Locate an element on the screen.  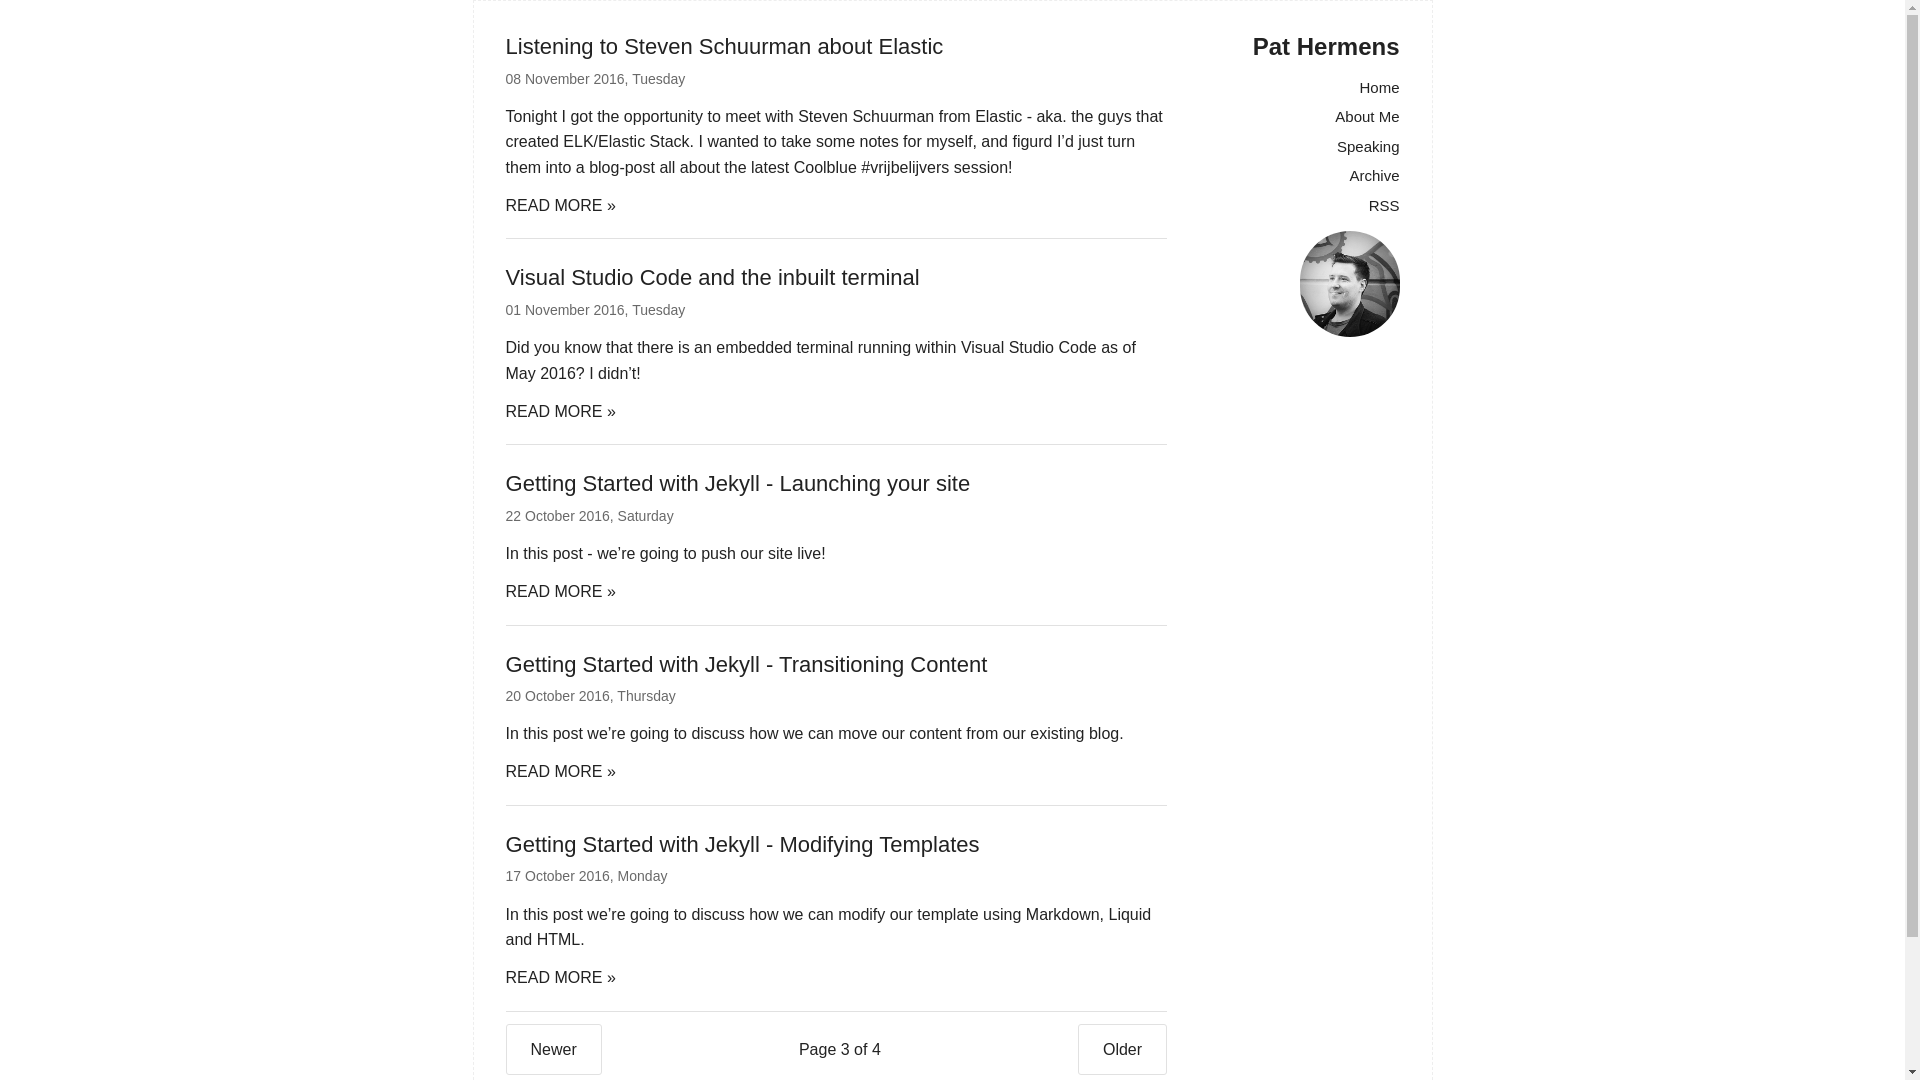
'Home' is located at coordinates (1377, 86).